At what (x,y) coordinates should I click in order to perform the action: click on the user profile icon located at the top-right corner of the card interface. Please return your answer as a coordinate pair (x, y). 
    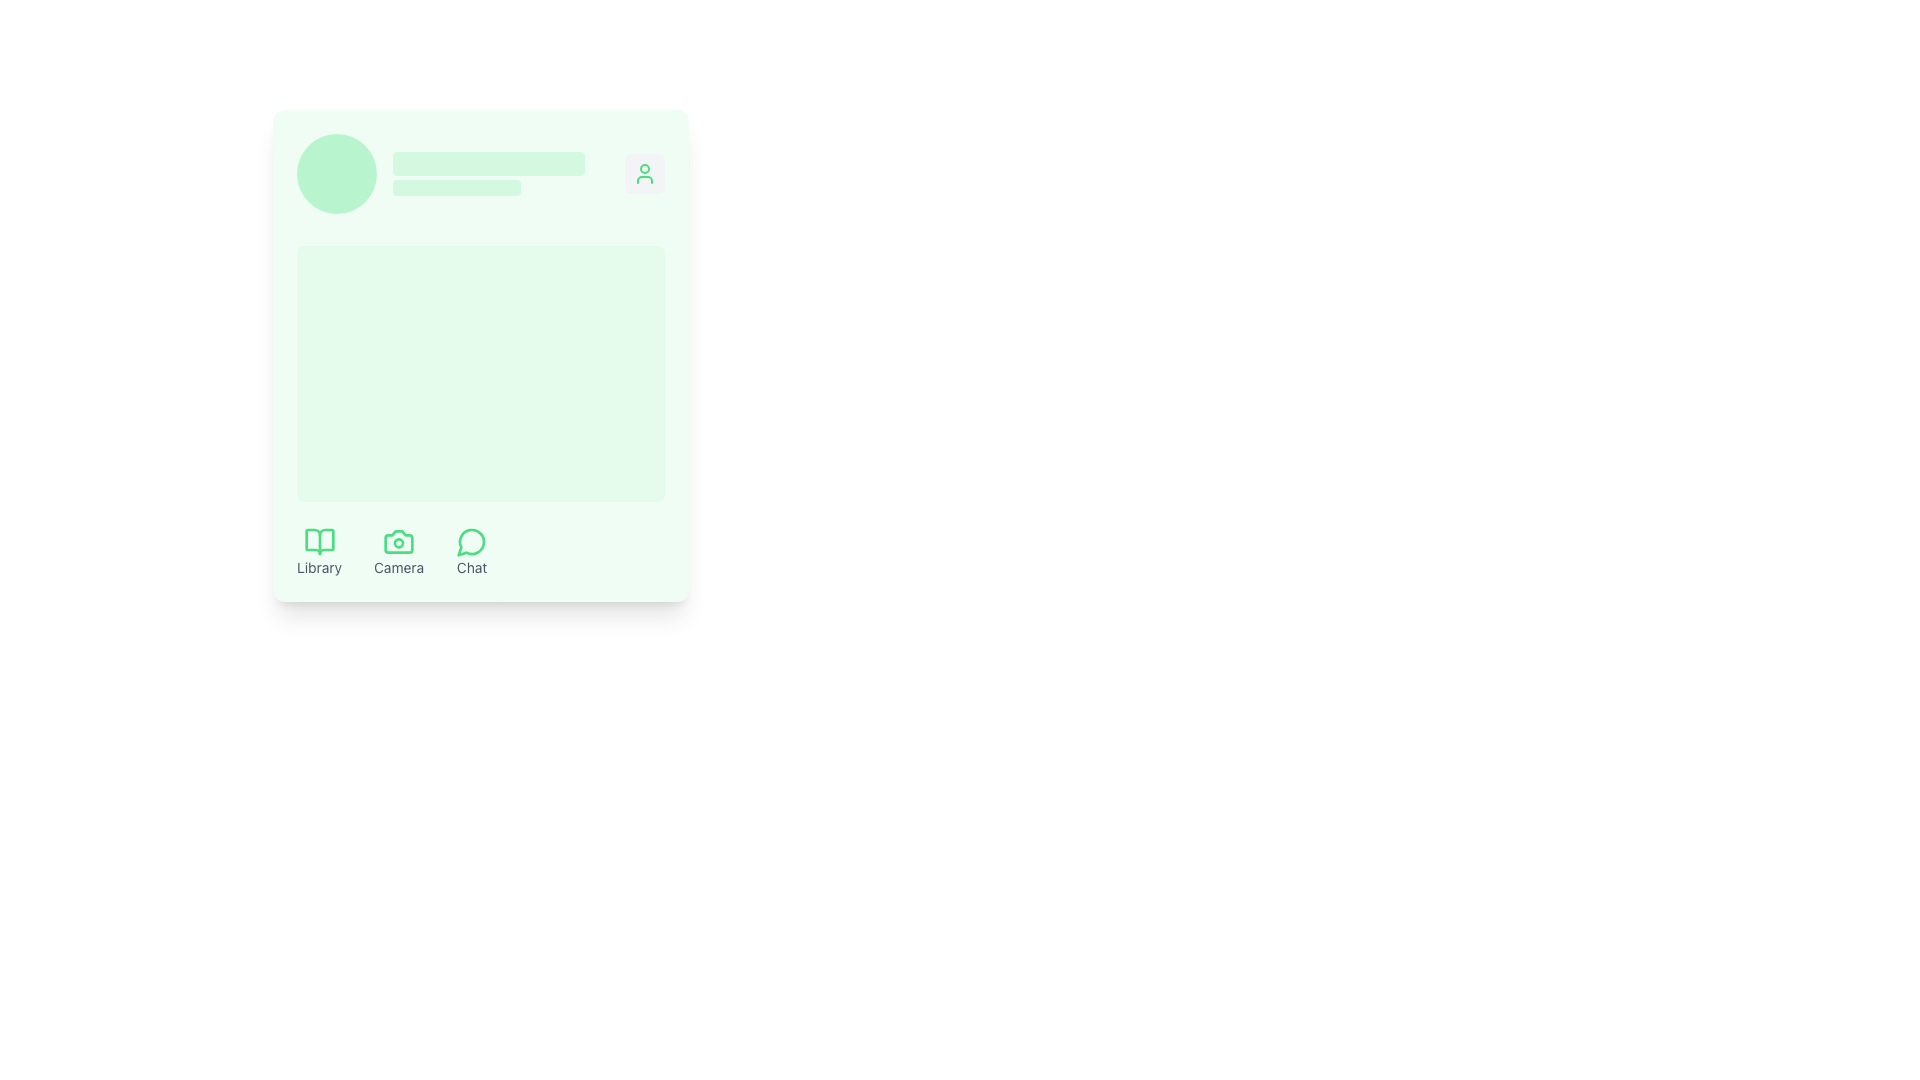
    Looking at the image, I should click on (644, 172).